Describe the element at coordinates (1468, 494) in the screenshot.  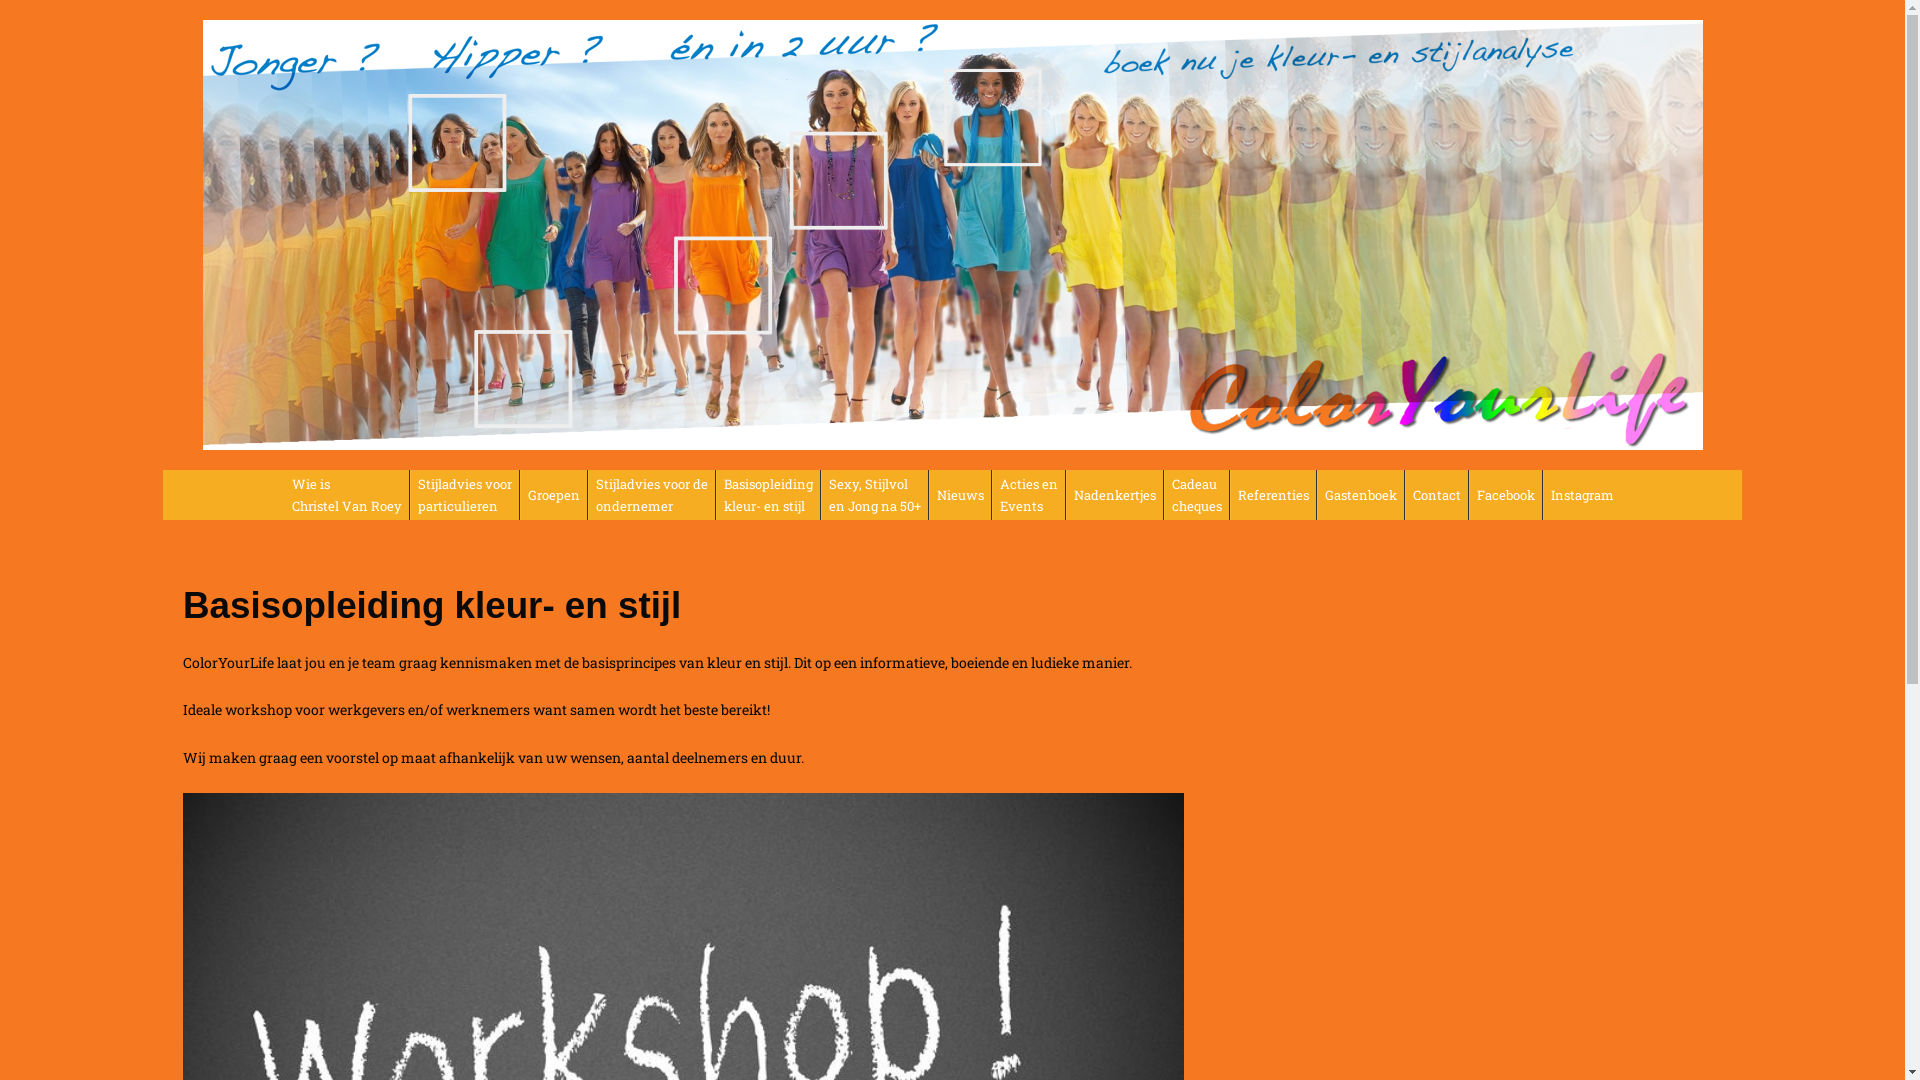
I see `'Facebook'` at that location.